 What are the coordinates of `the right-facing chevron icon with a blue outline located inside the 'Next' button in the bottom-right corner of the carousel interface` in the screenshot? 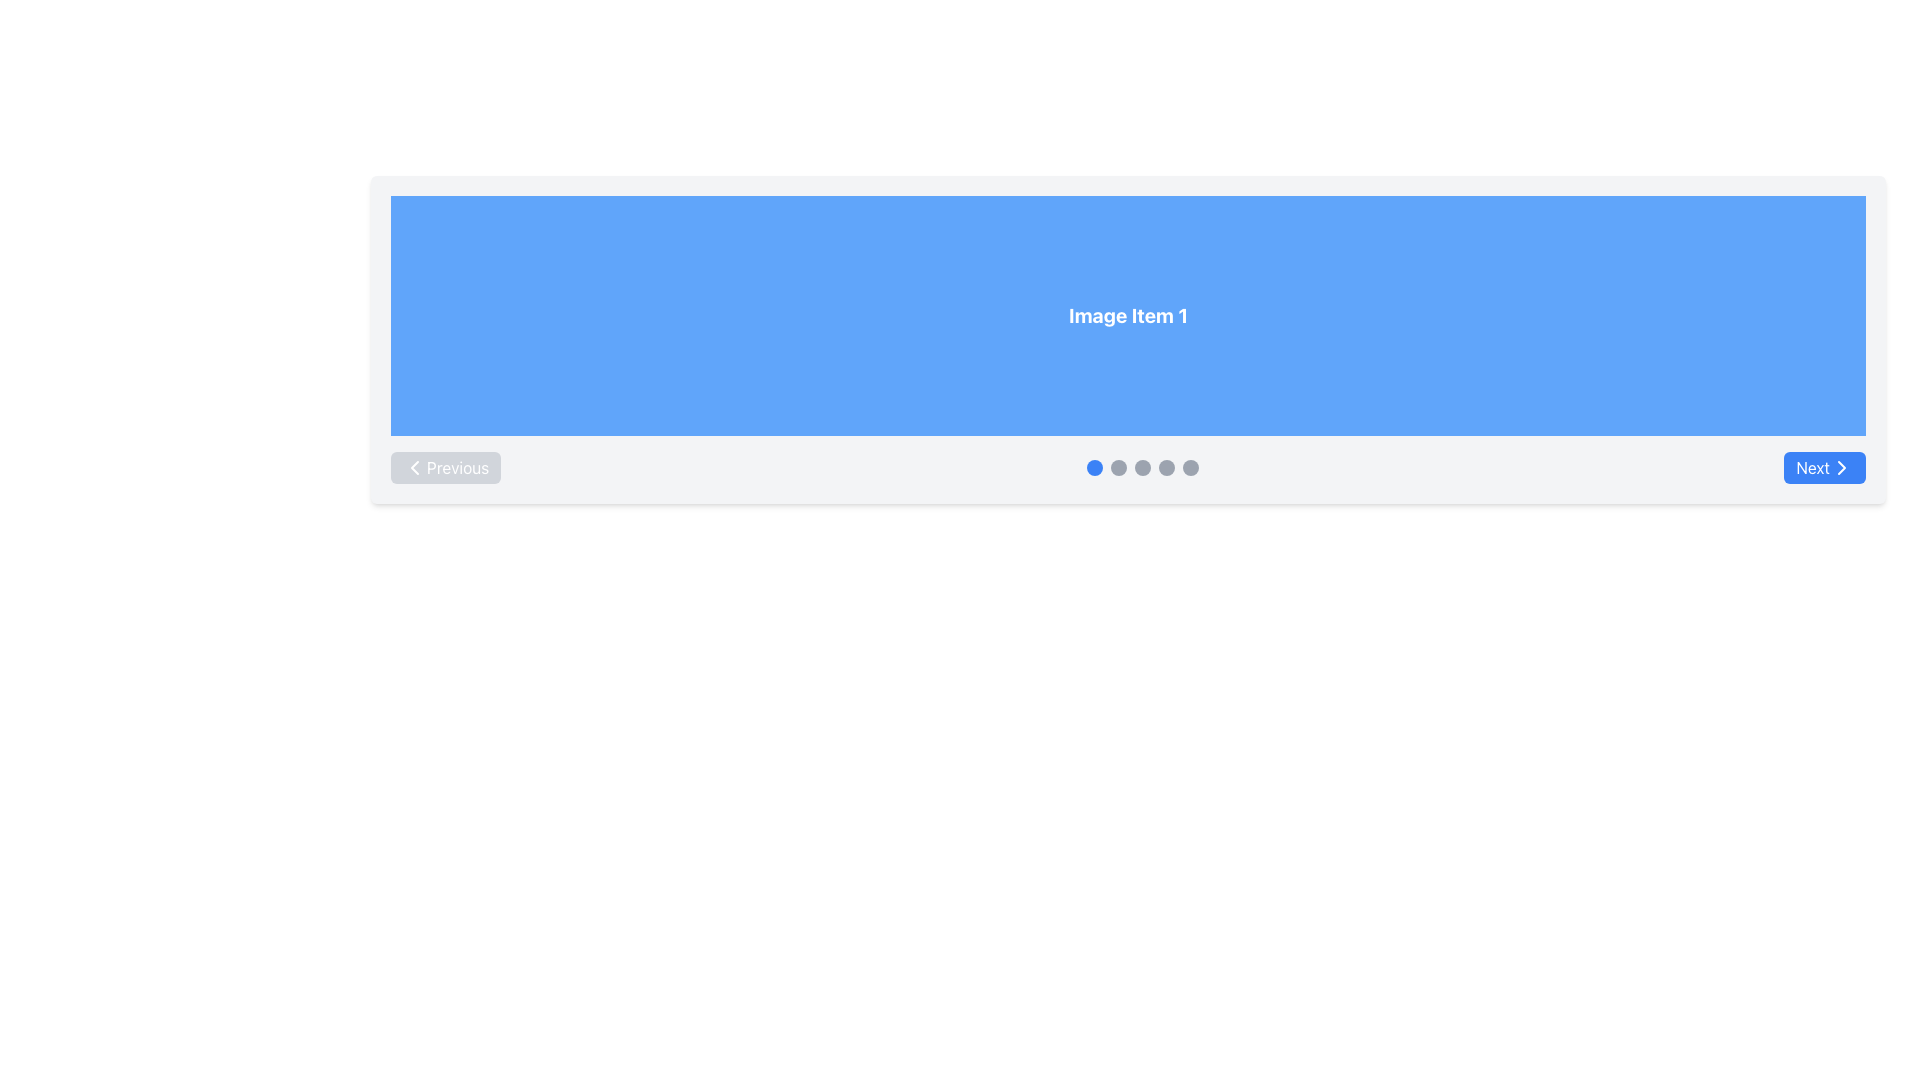 It's located at (1841, 467).